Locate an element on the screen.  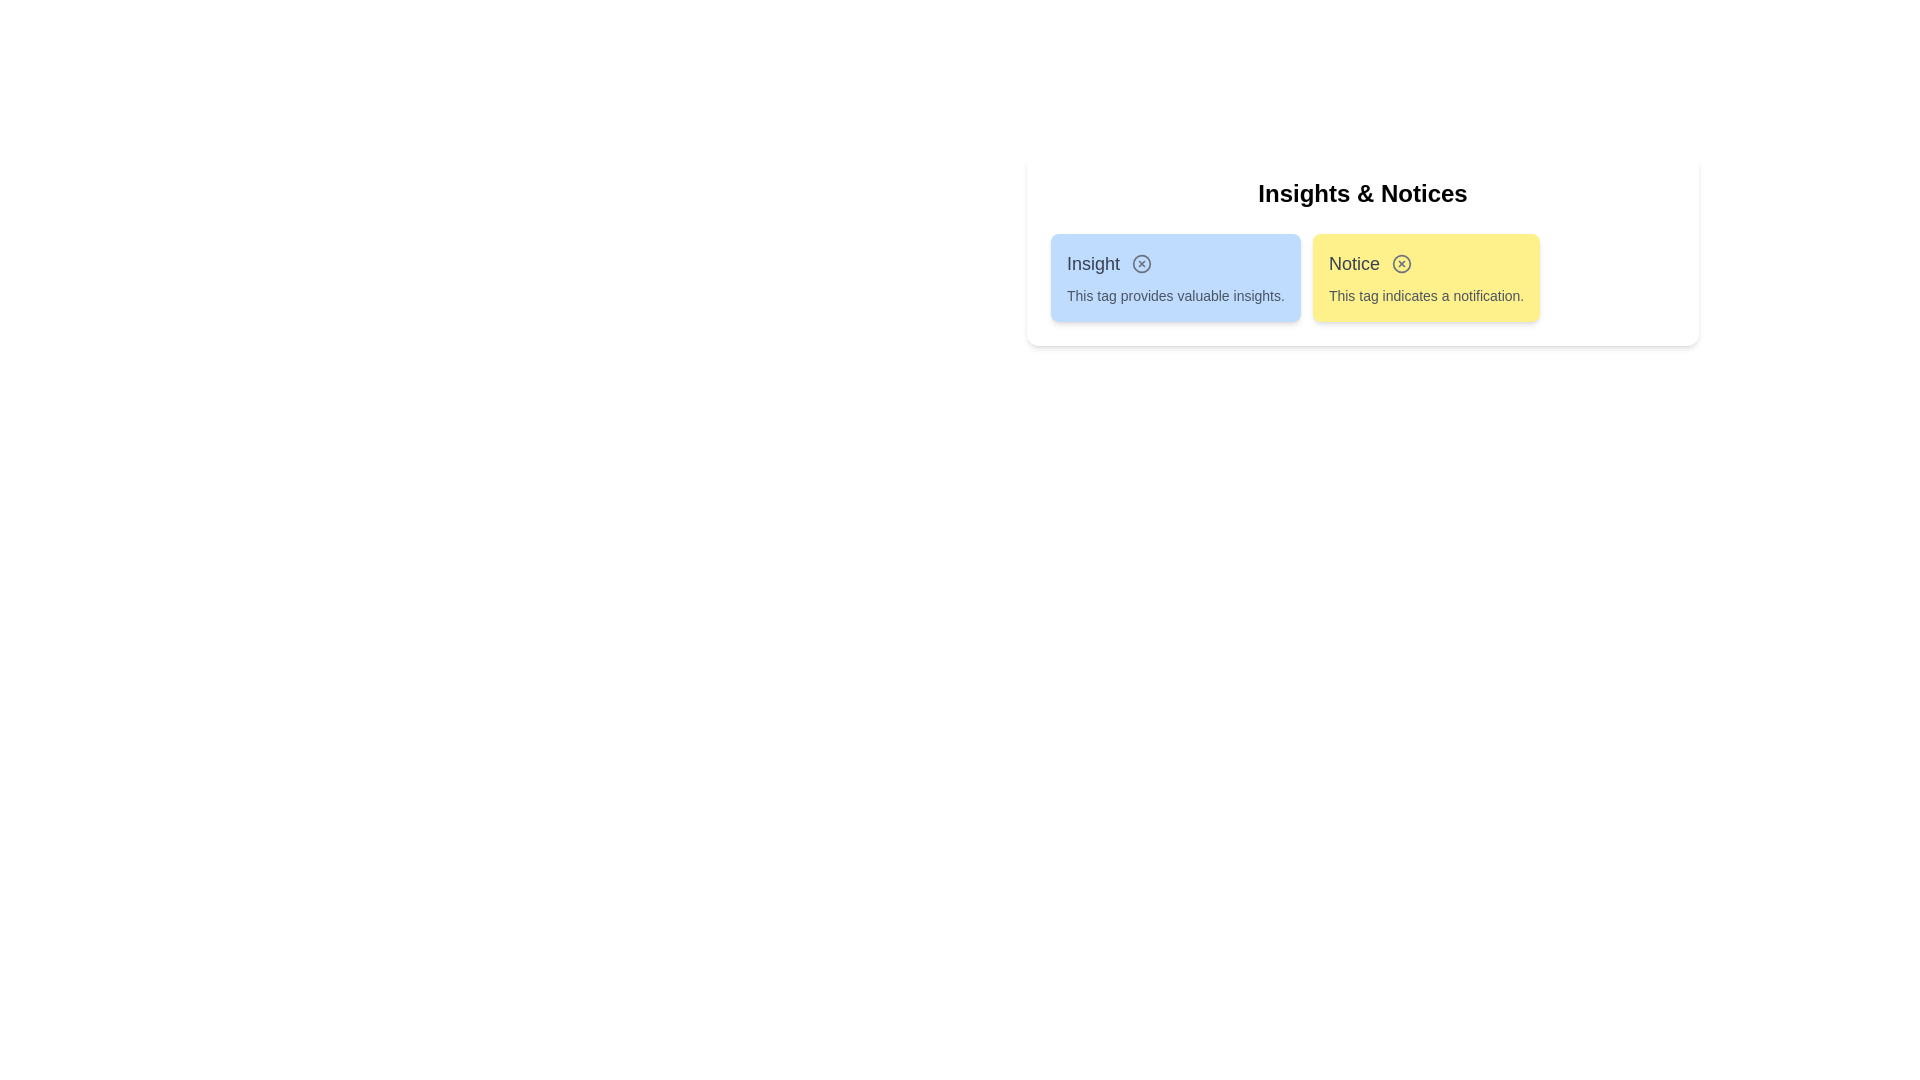
close button on the tag labeled Insight to remove it is located at coordinates (1142, 262).